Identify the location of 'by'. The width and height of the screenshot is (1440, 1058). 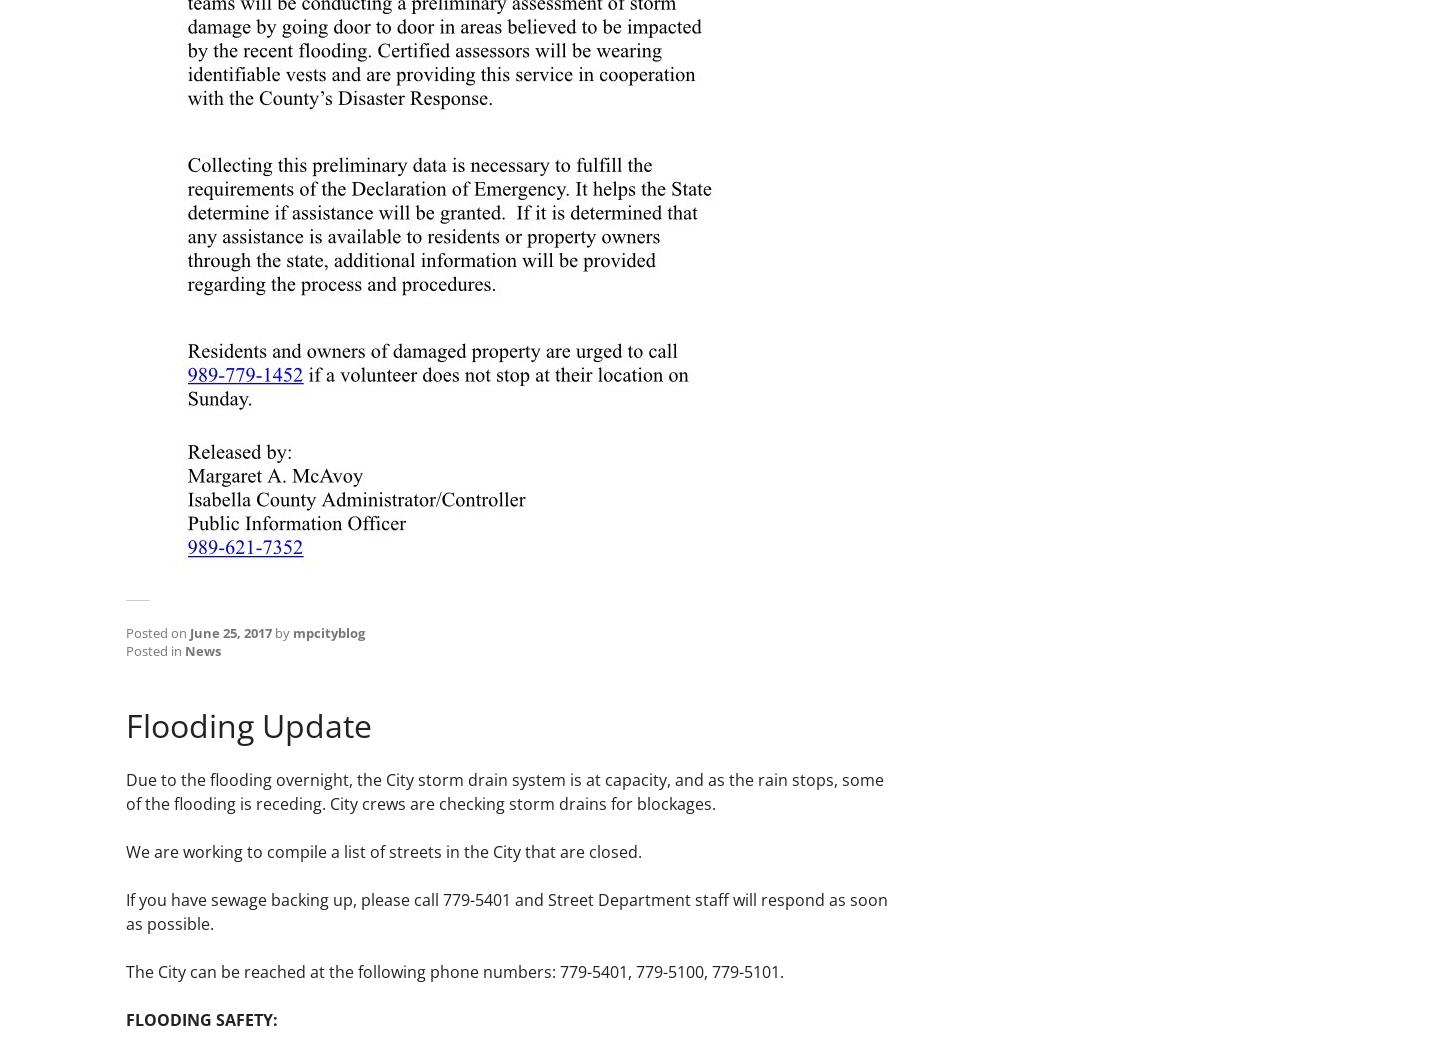
(281, 632).